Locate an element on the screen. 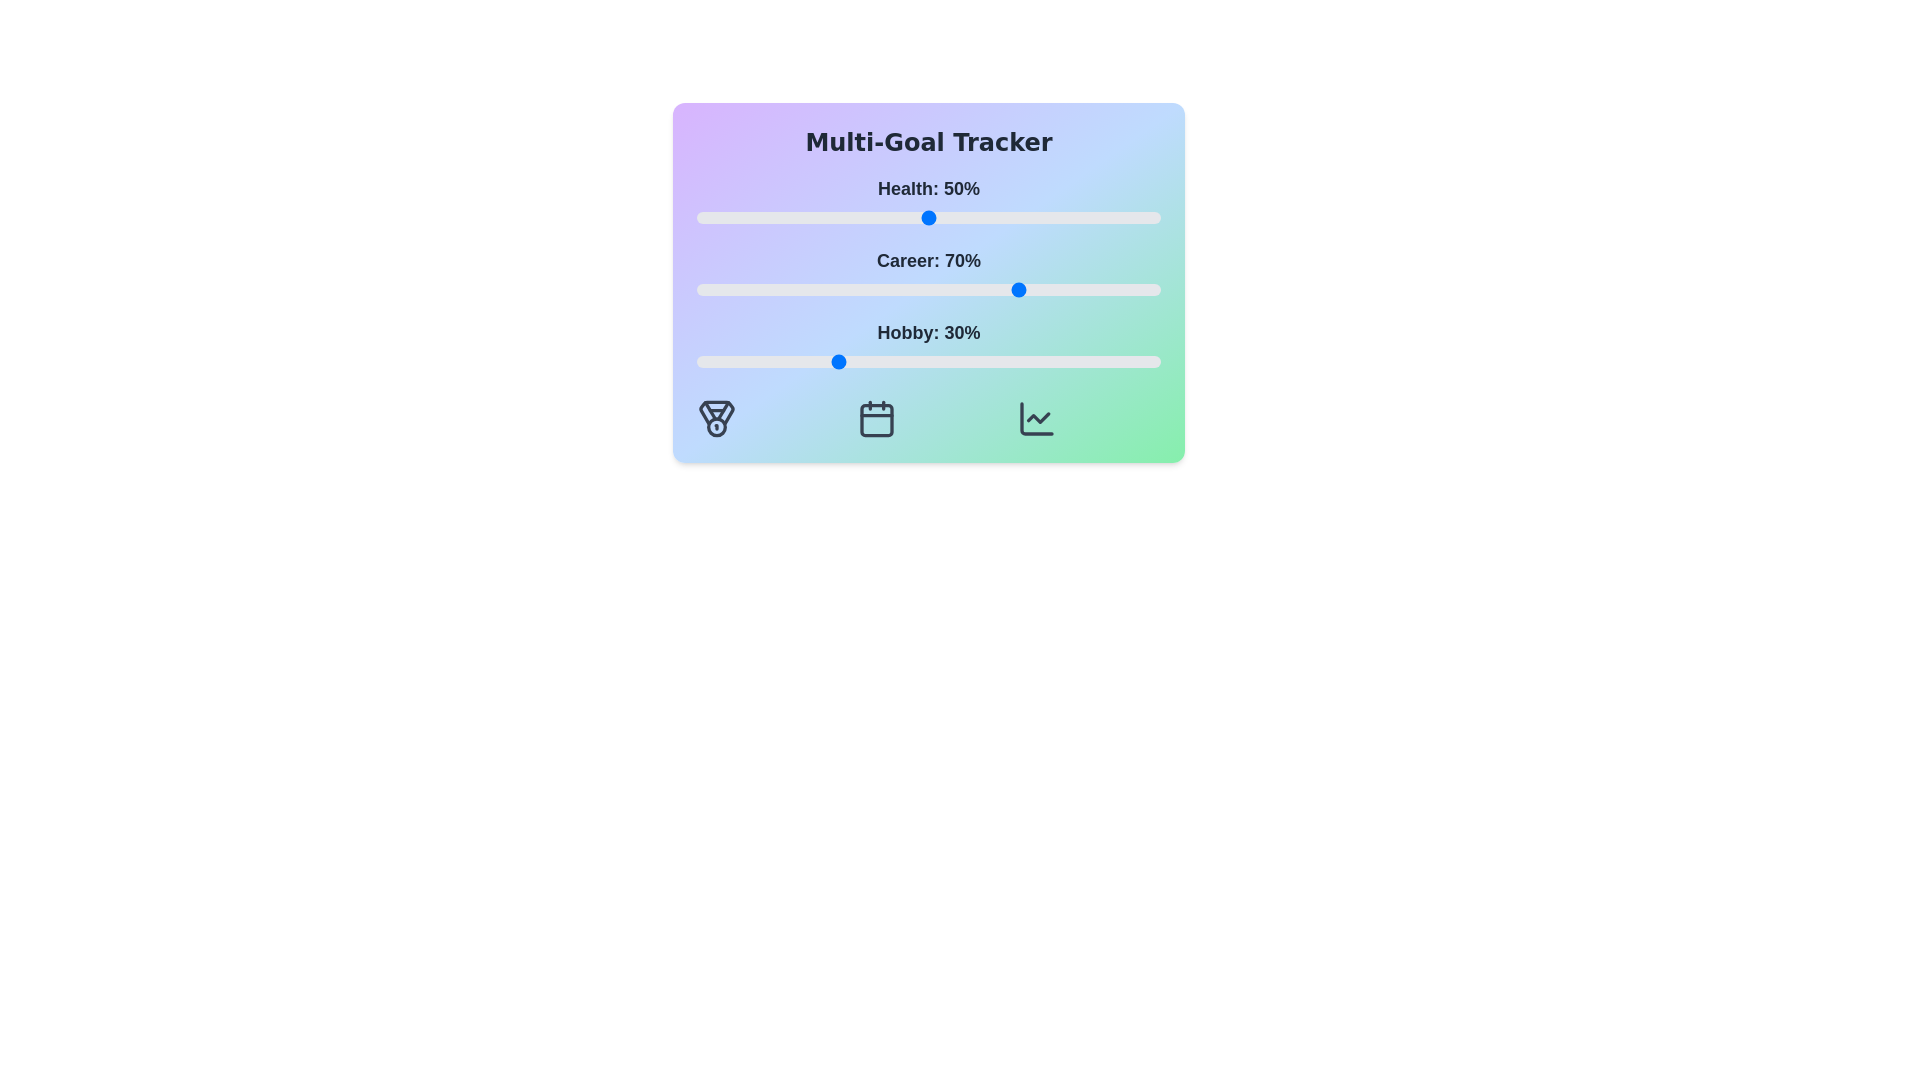  the 'Medal' icon is located at coordinates (716, 418).